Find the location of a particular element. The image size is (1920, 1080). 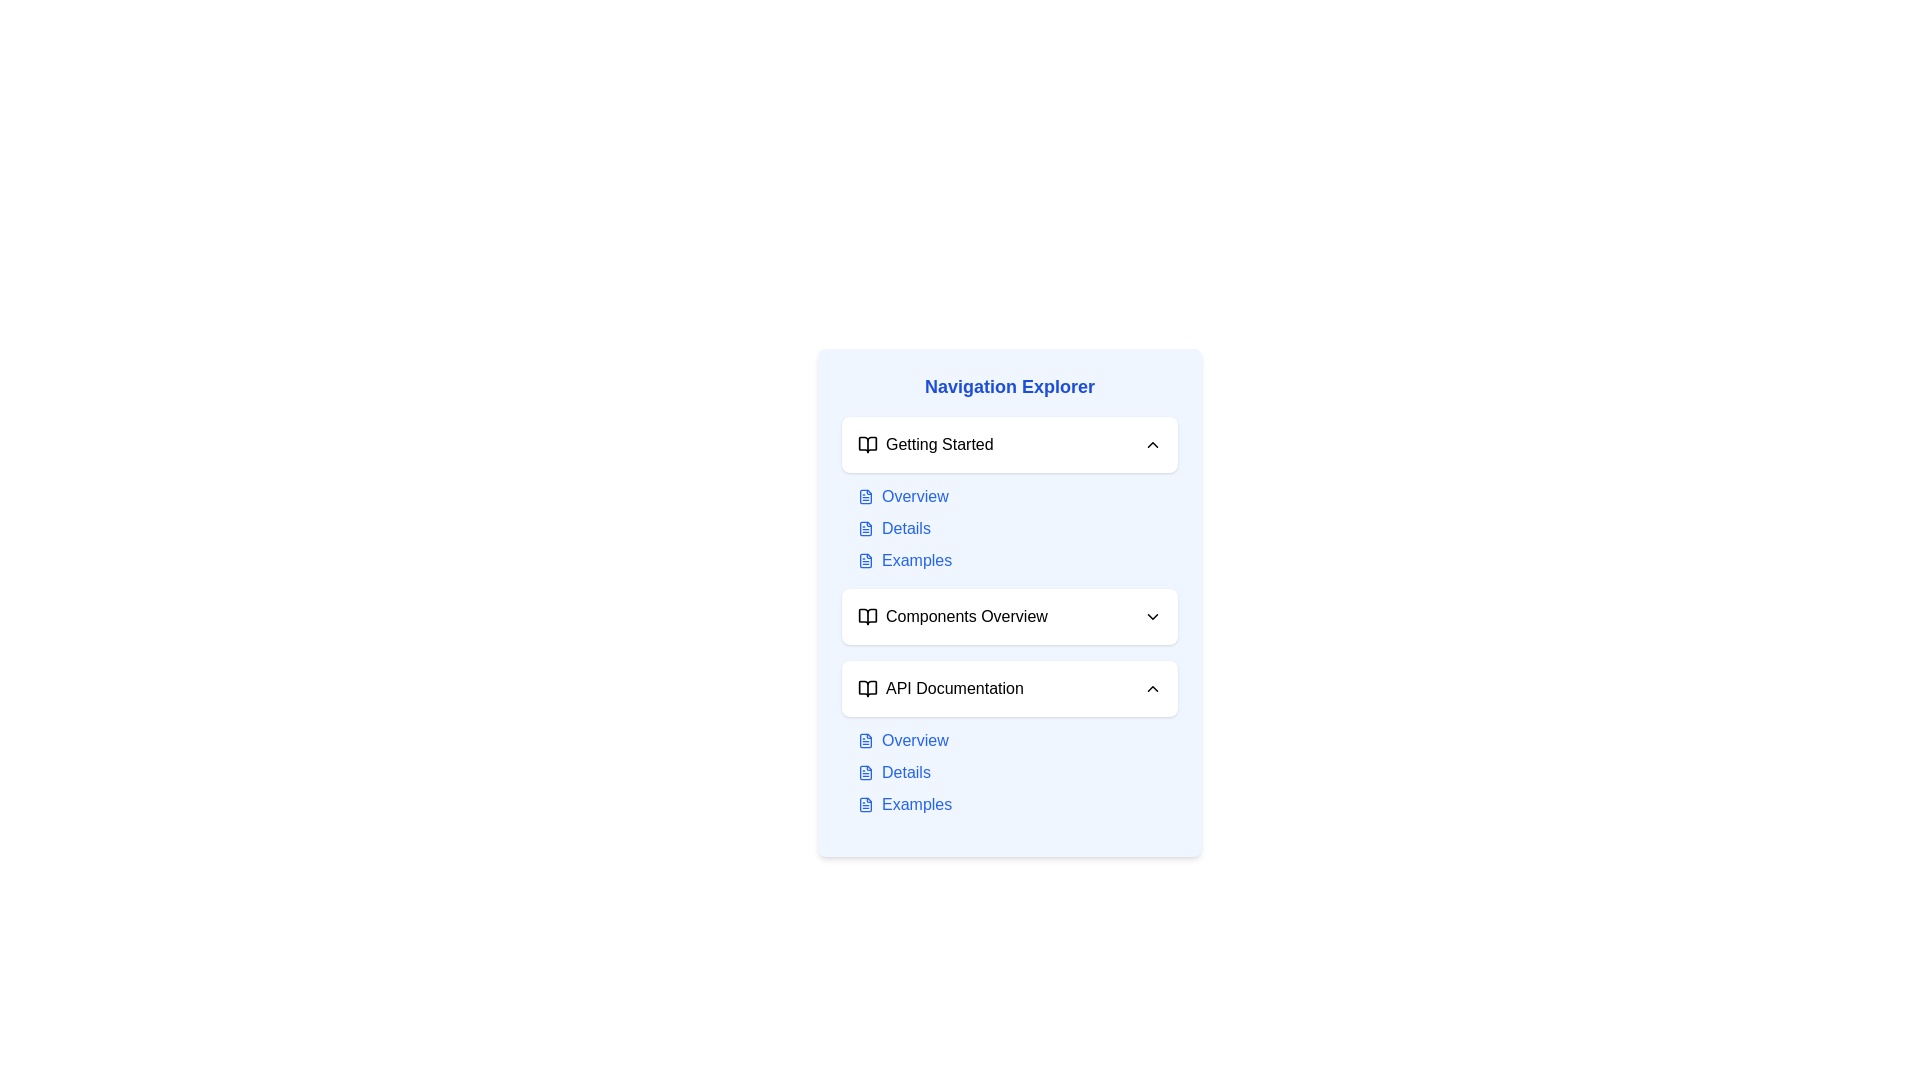

the 'Details' icon in the 'API Documentation' section of the 'Navigation Explorer' panel is located at coordinates (865, 771).